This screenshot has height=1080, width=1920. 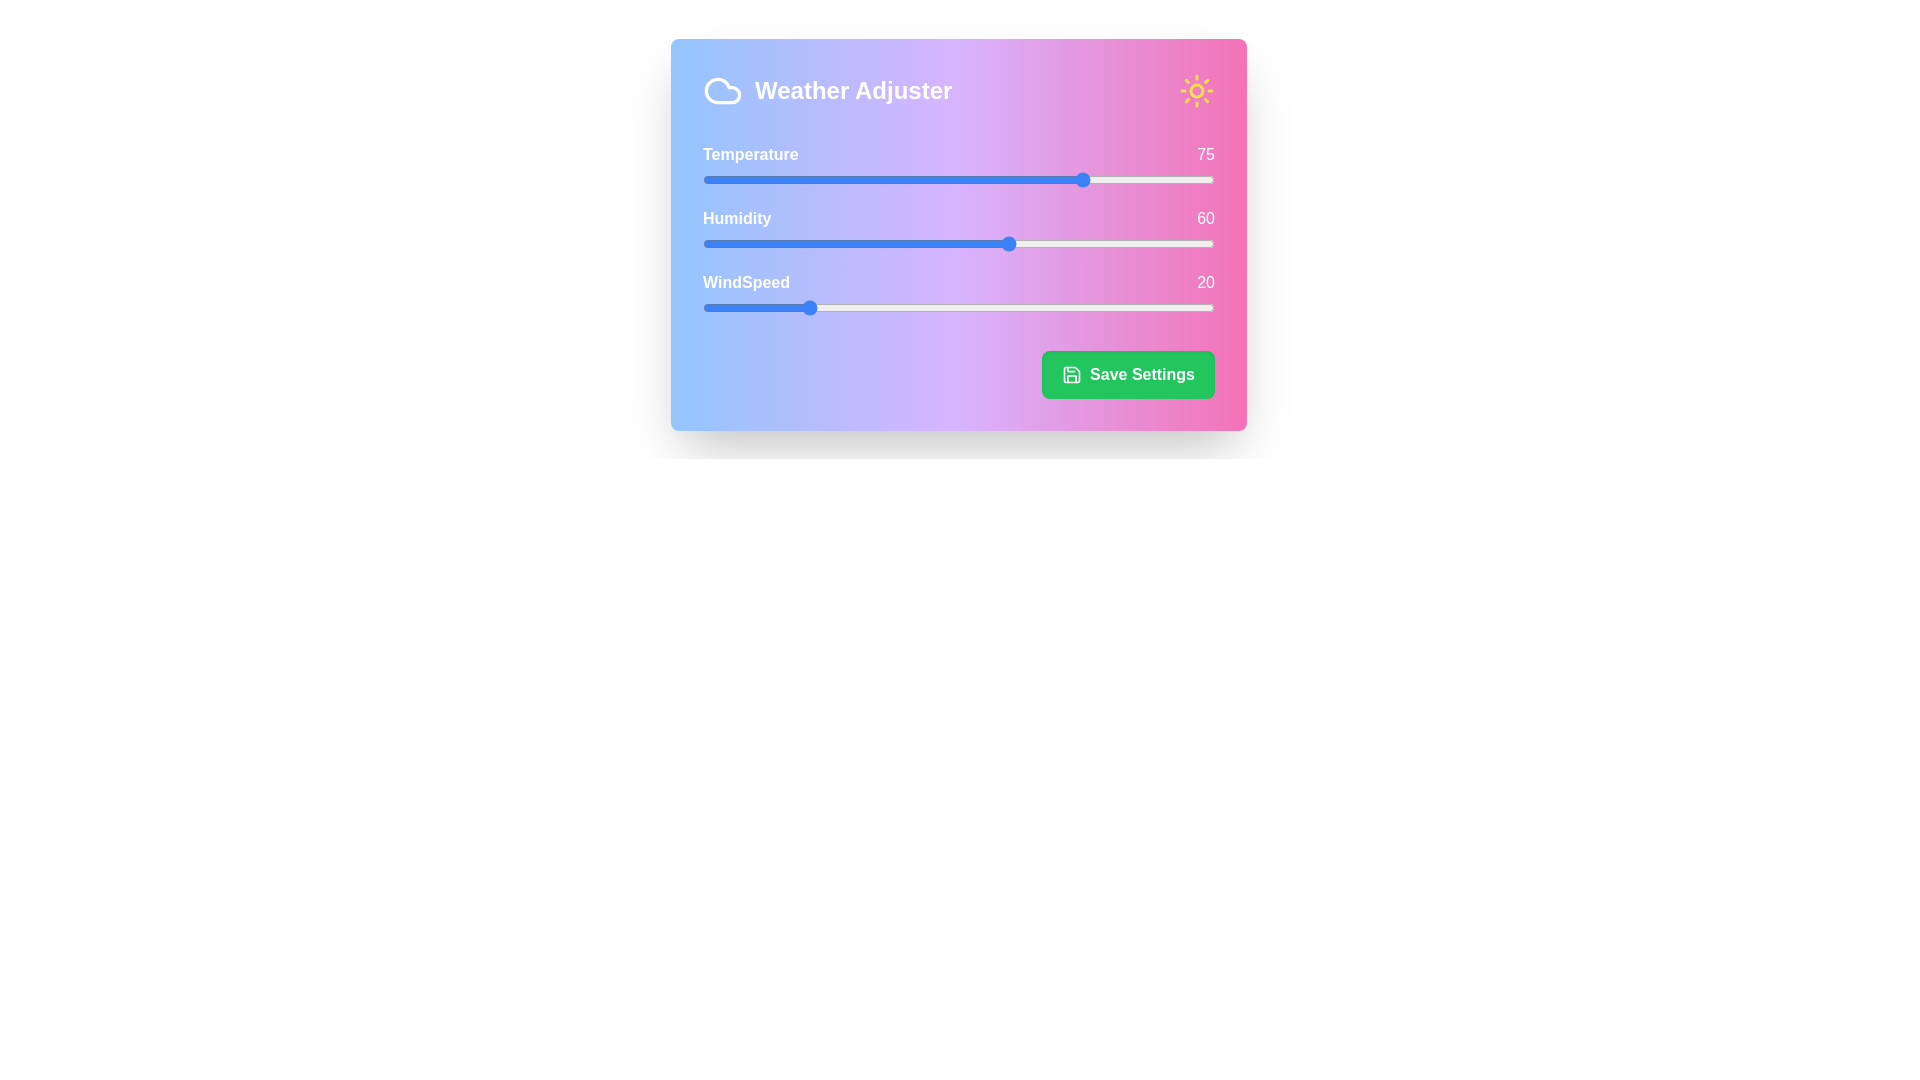 What do you see at coordinates (1040, 242) in the screenshot?
I see `the humidity` at bounding box center [1040, 242].